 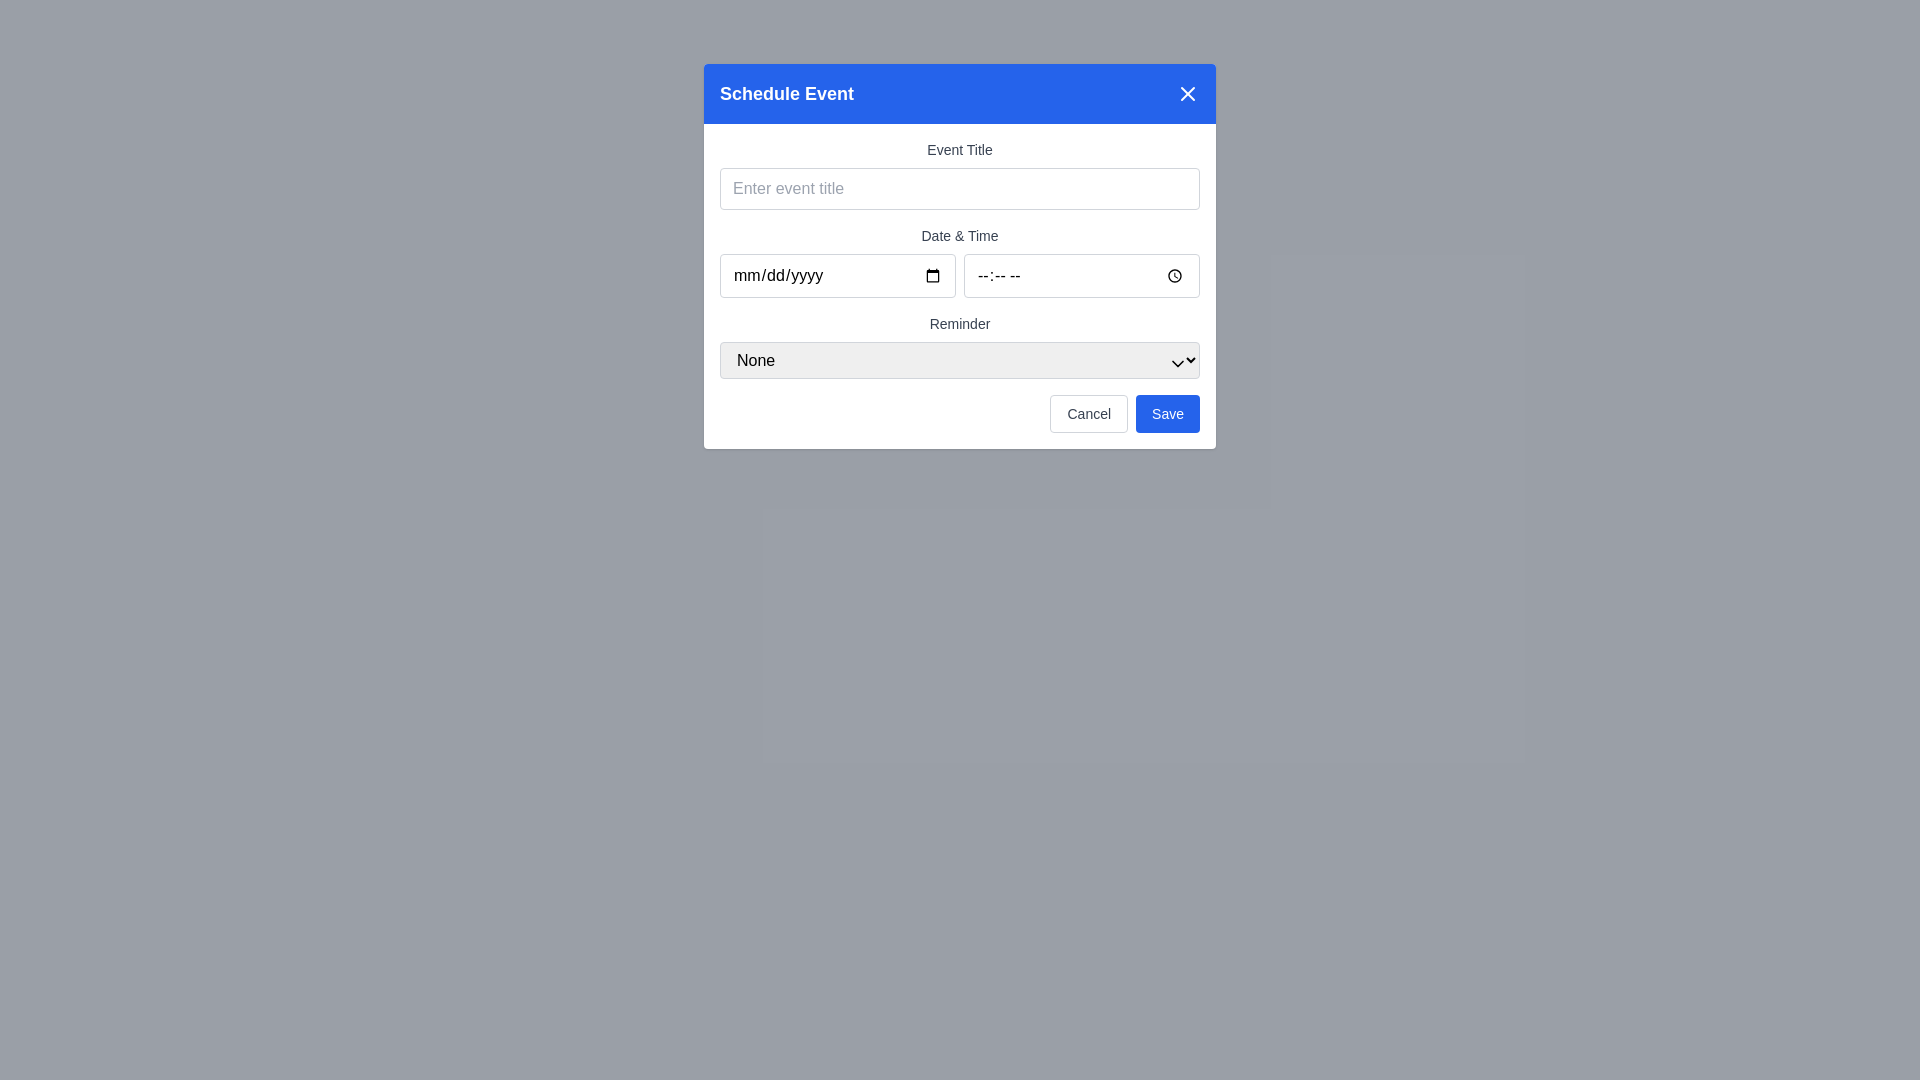 I want to click on the 'Reminder' label, which is a smaller, medium-weight gray text located above the 'None' dropdown in the 'Schedule Event' dialog box, so click(x=960, y=323).